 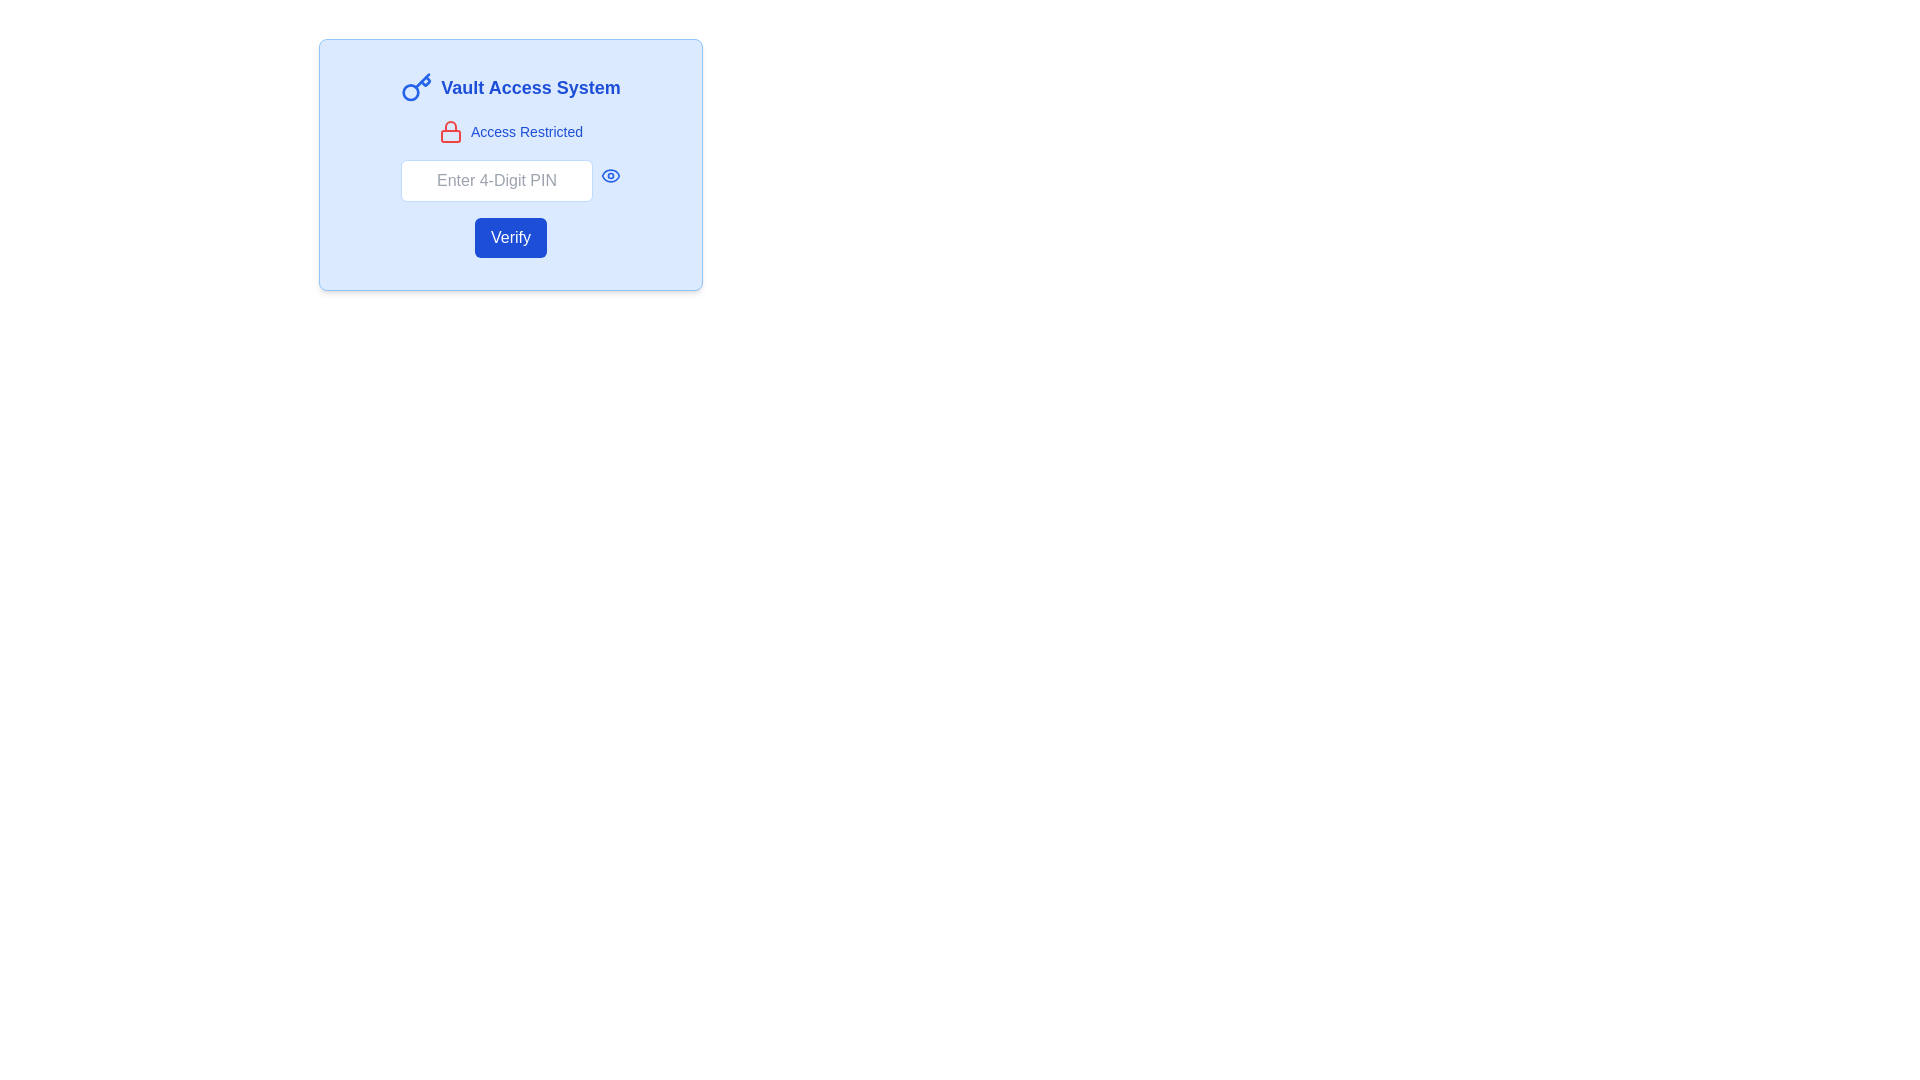 I want to click on the blue key icon associated with the 'Vault Access System' heading by clicking on it, so click(x=416, y=87).